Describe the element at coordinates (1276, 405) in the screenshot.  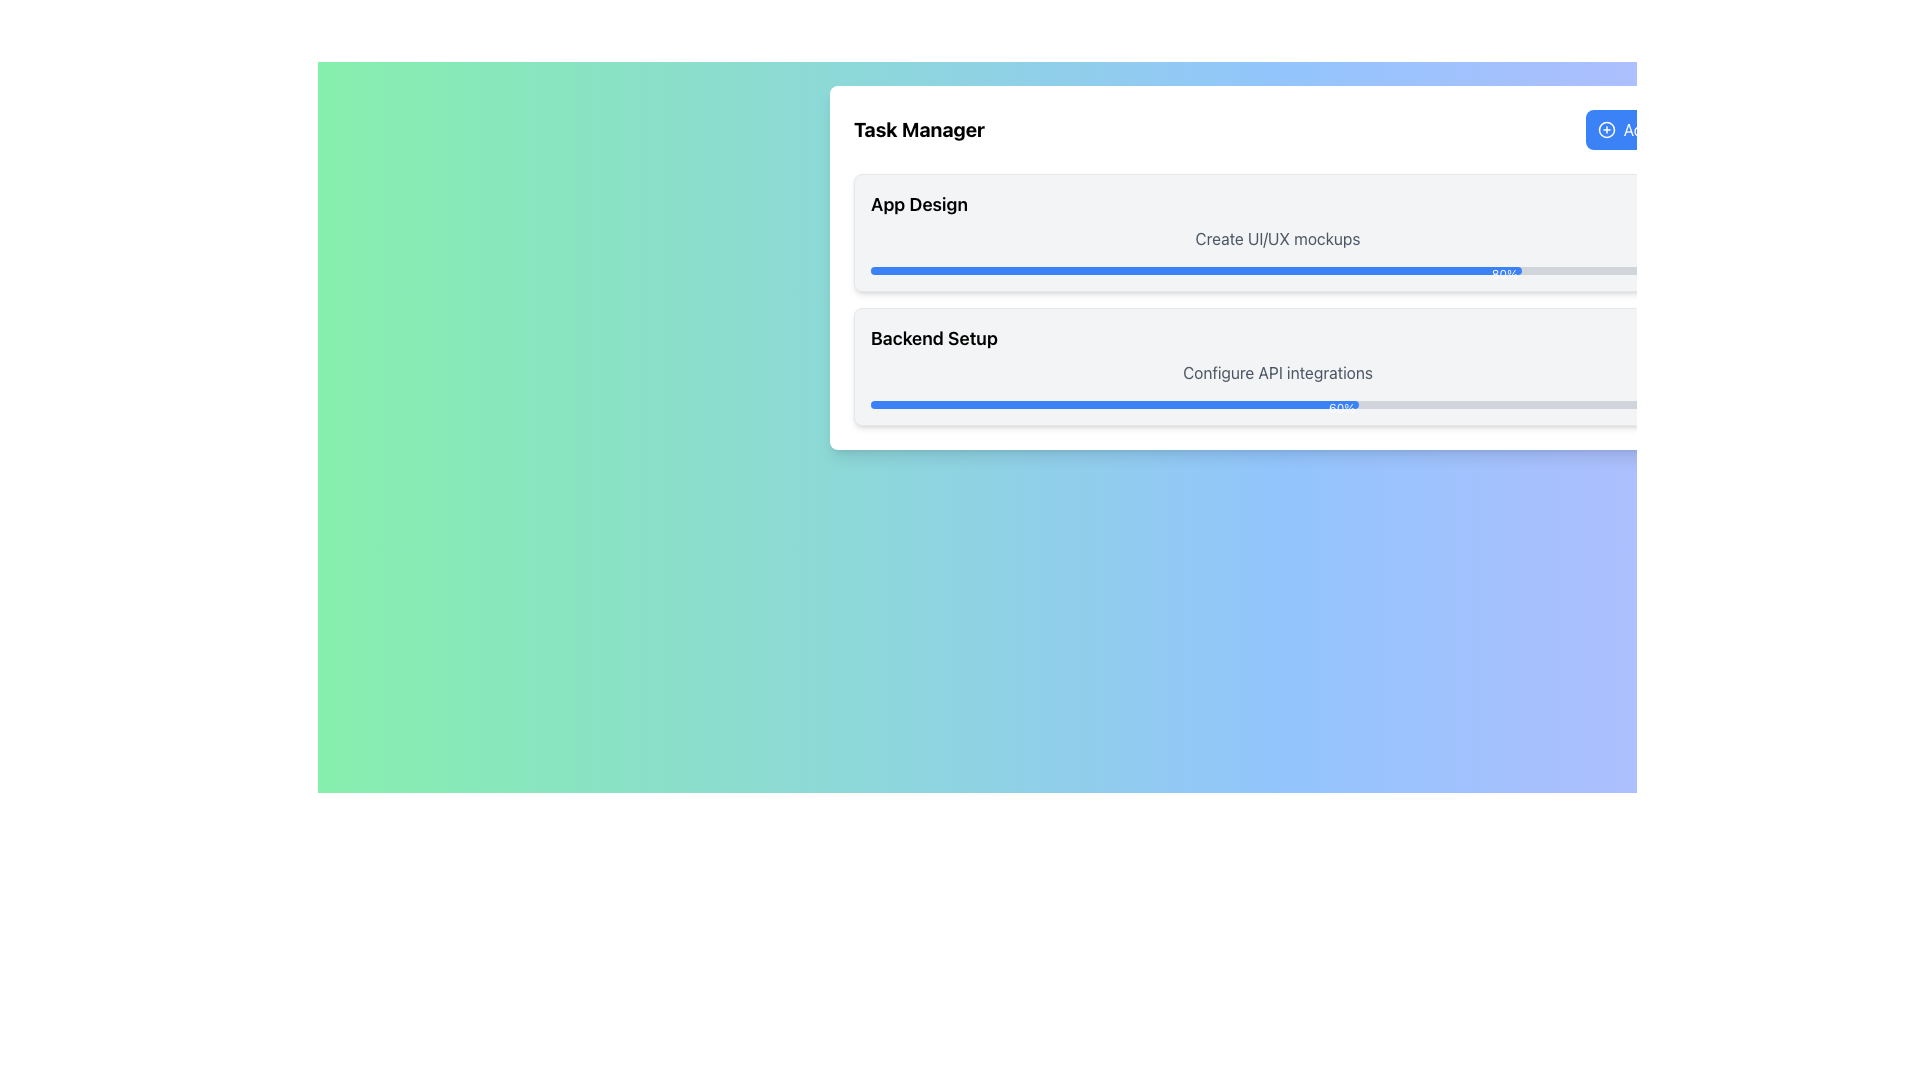
I see `value '60%' from the horizontal progress bar located in the 'Backend Setup' card below the text 'Configure API integrations'` at that location.